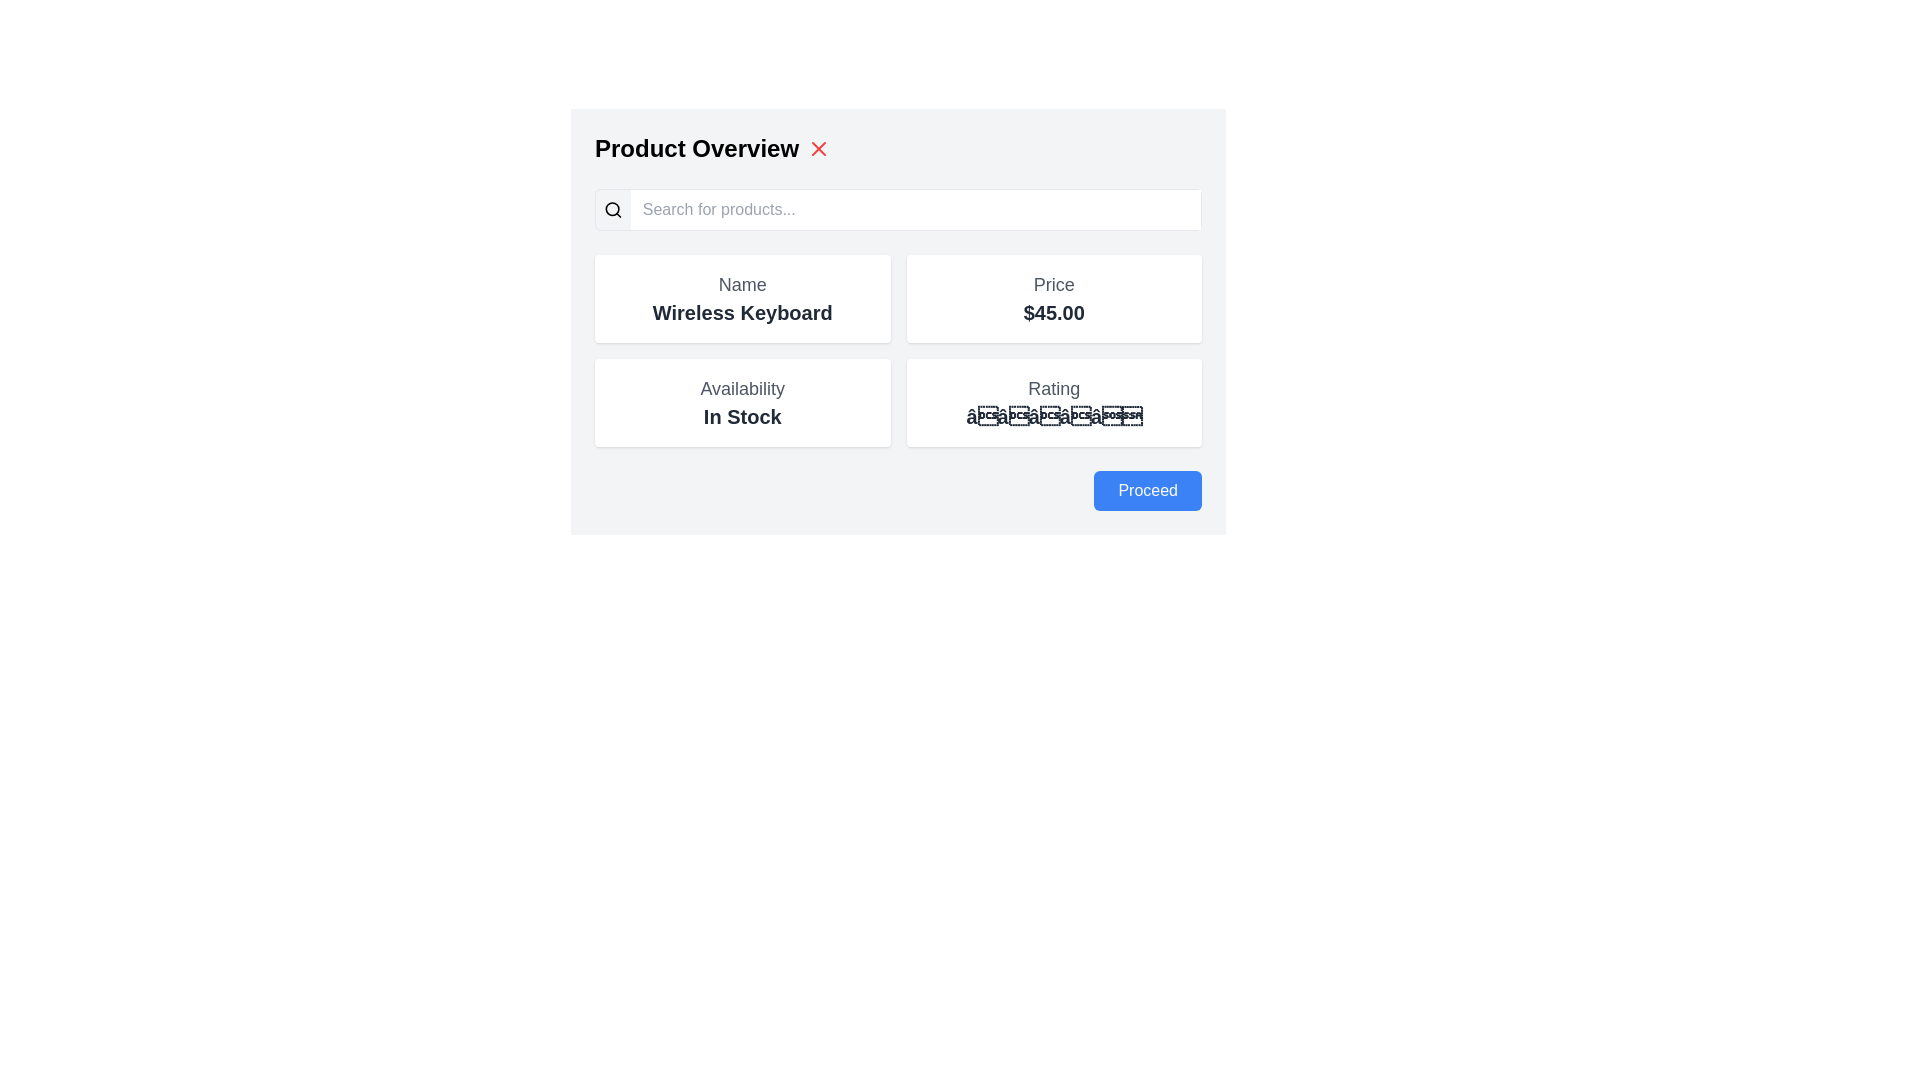 The image size is (1920, 1080). Describe the element at coordinates (611, 209) in the screenshot. I see `the circular lens section of the search icon located within the search bar component at the top-left side of the interface` at that location.